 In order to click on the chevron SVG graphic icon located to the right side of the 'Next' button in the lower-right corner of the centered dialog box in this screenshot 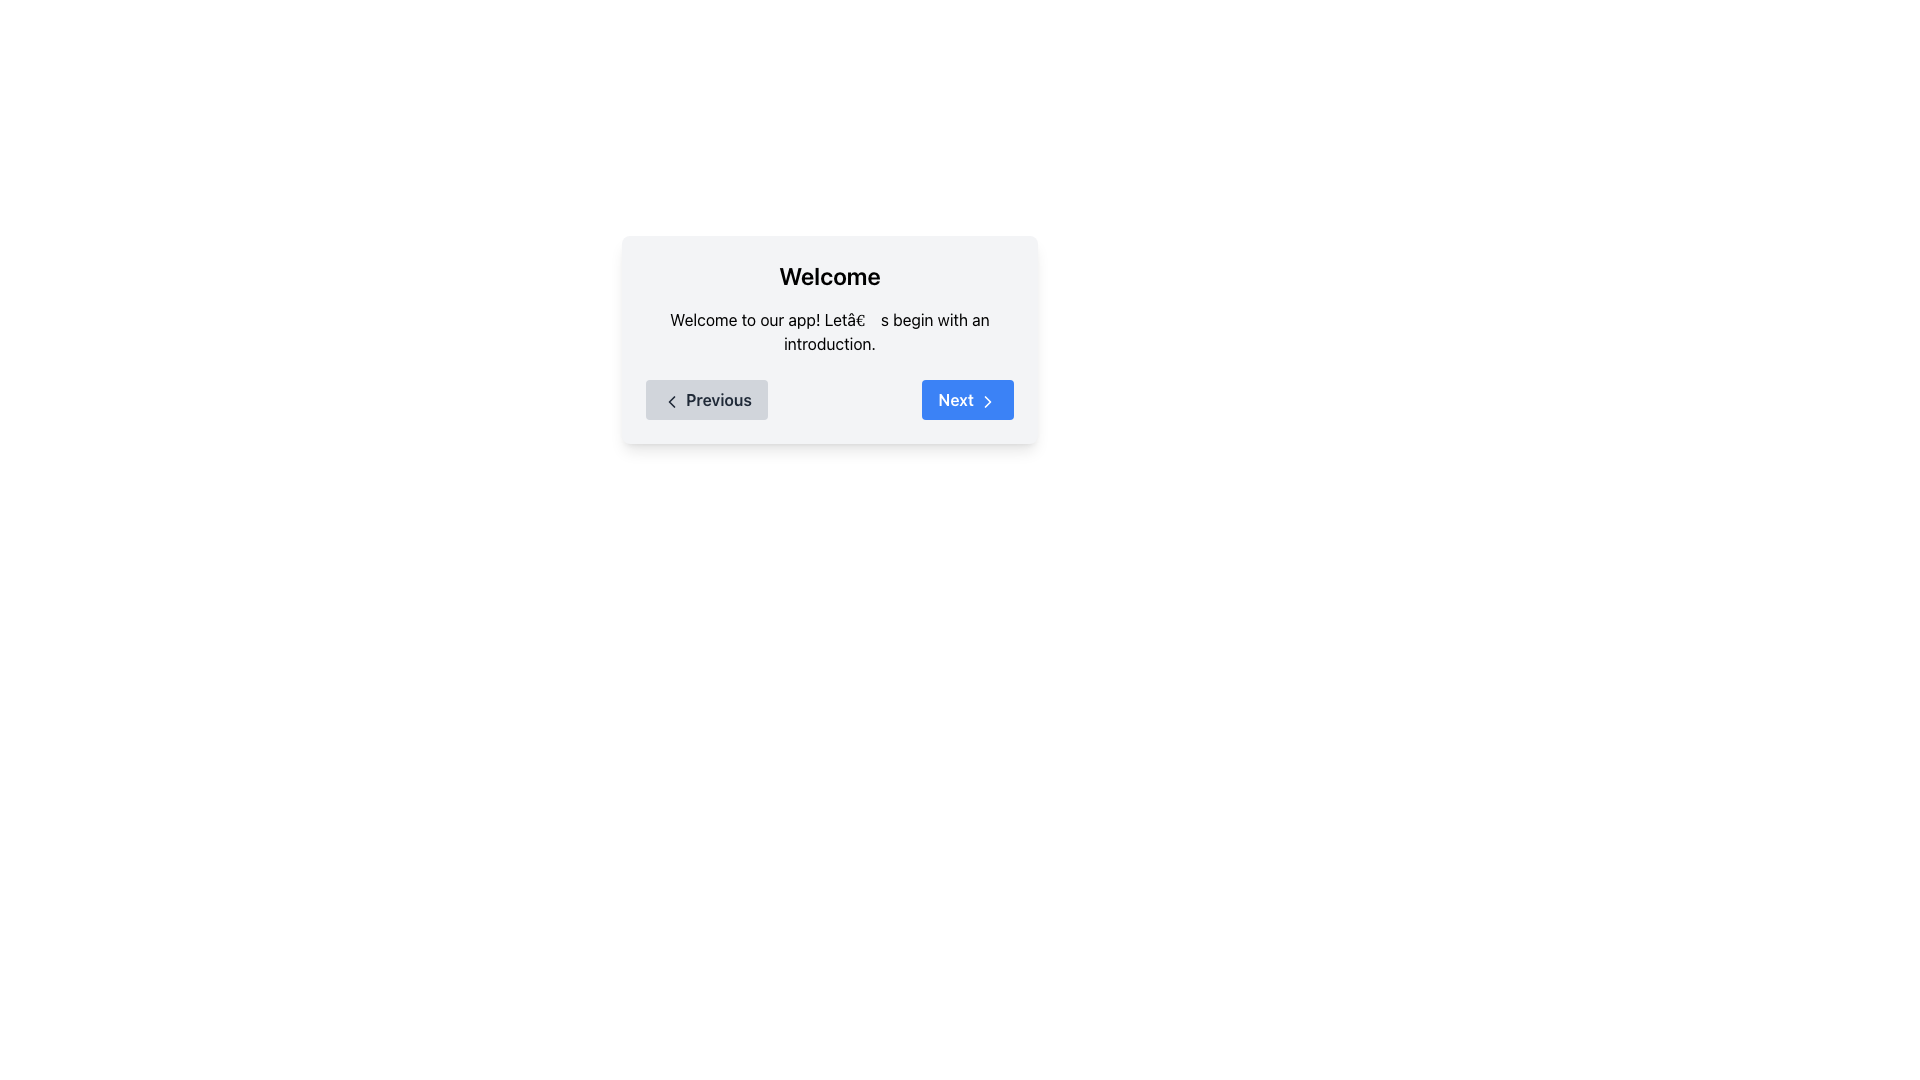, I will do `click(987, 401)`.